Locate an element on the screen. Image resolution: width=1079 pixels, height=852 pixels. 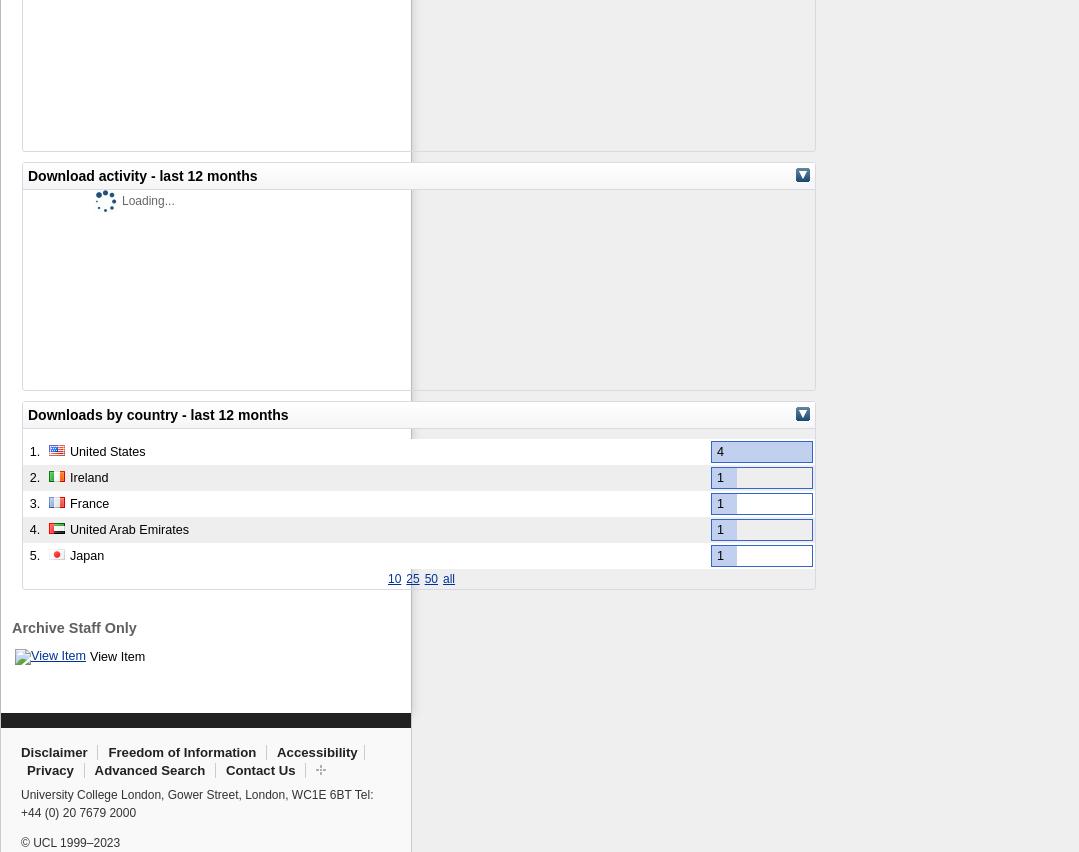
'Advanced Search' is located at coordinates (148, 769).